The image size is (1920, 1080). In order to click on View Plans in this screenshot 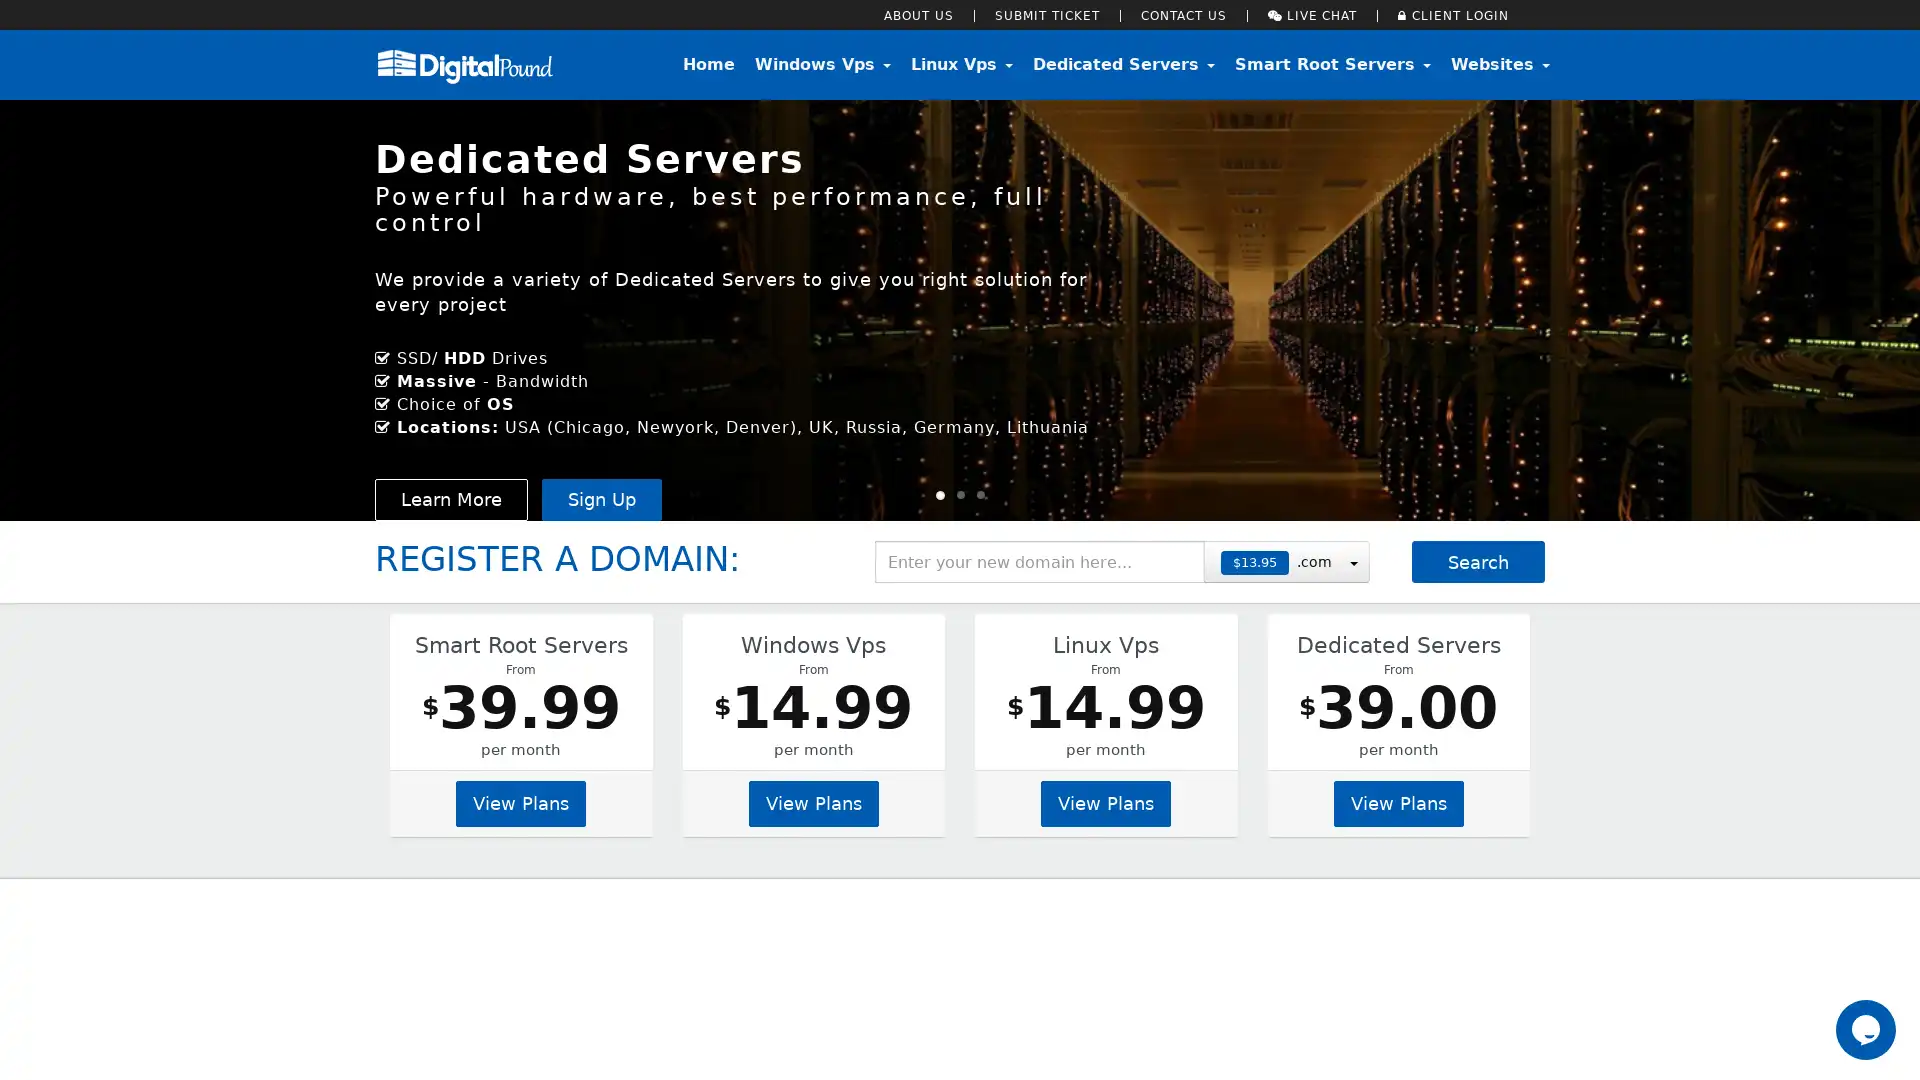, I will do `click(812, 801)`.